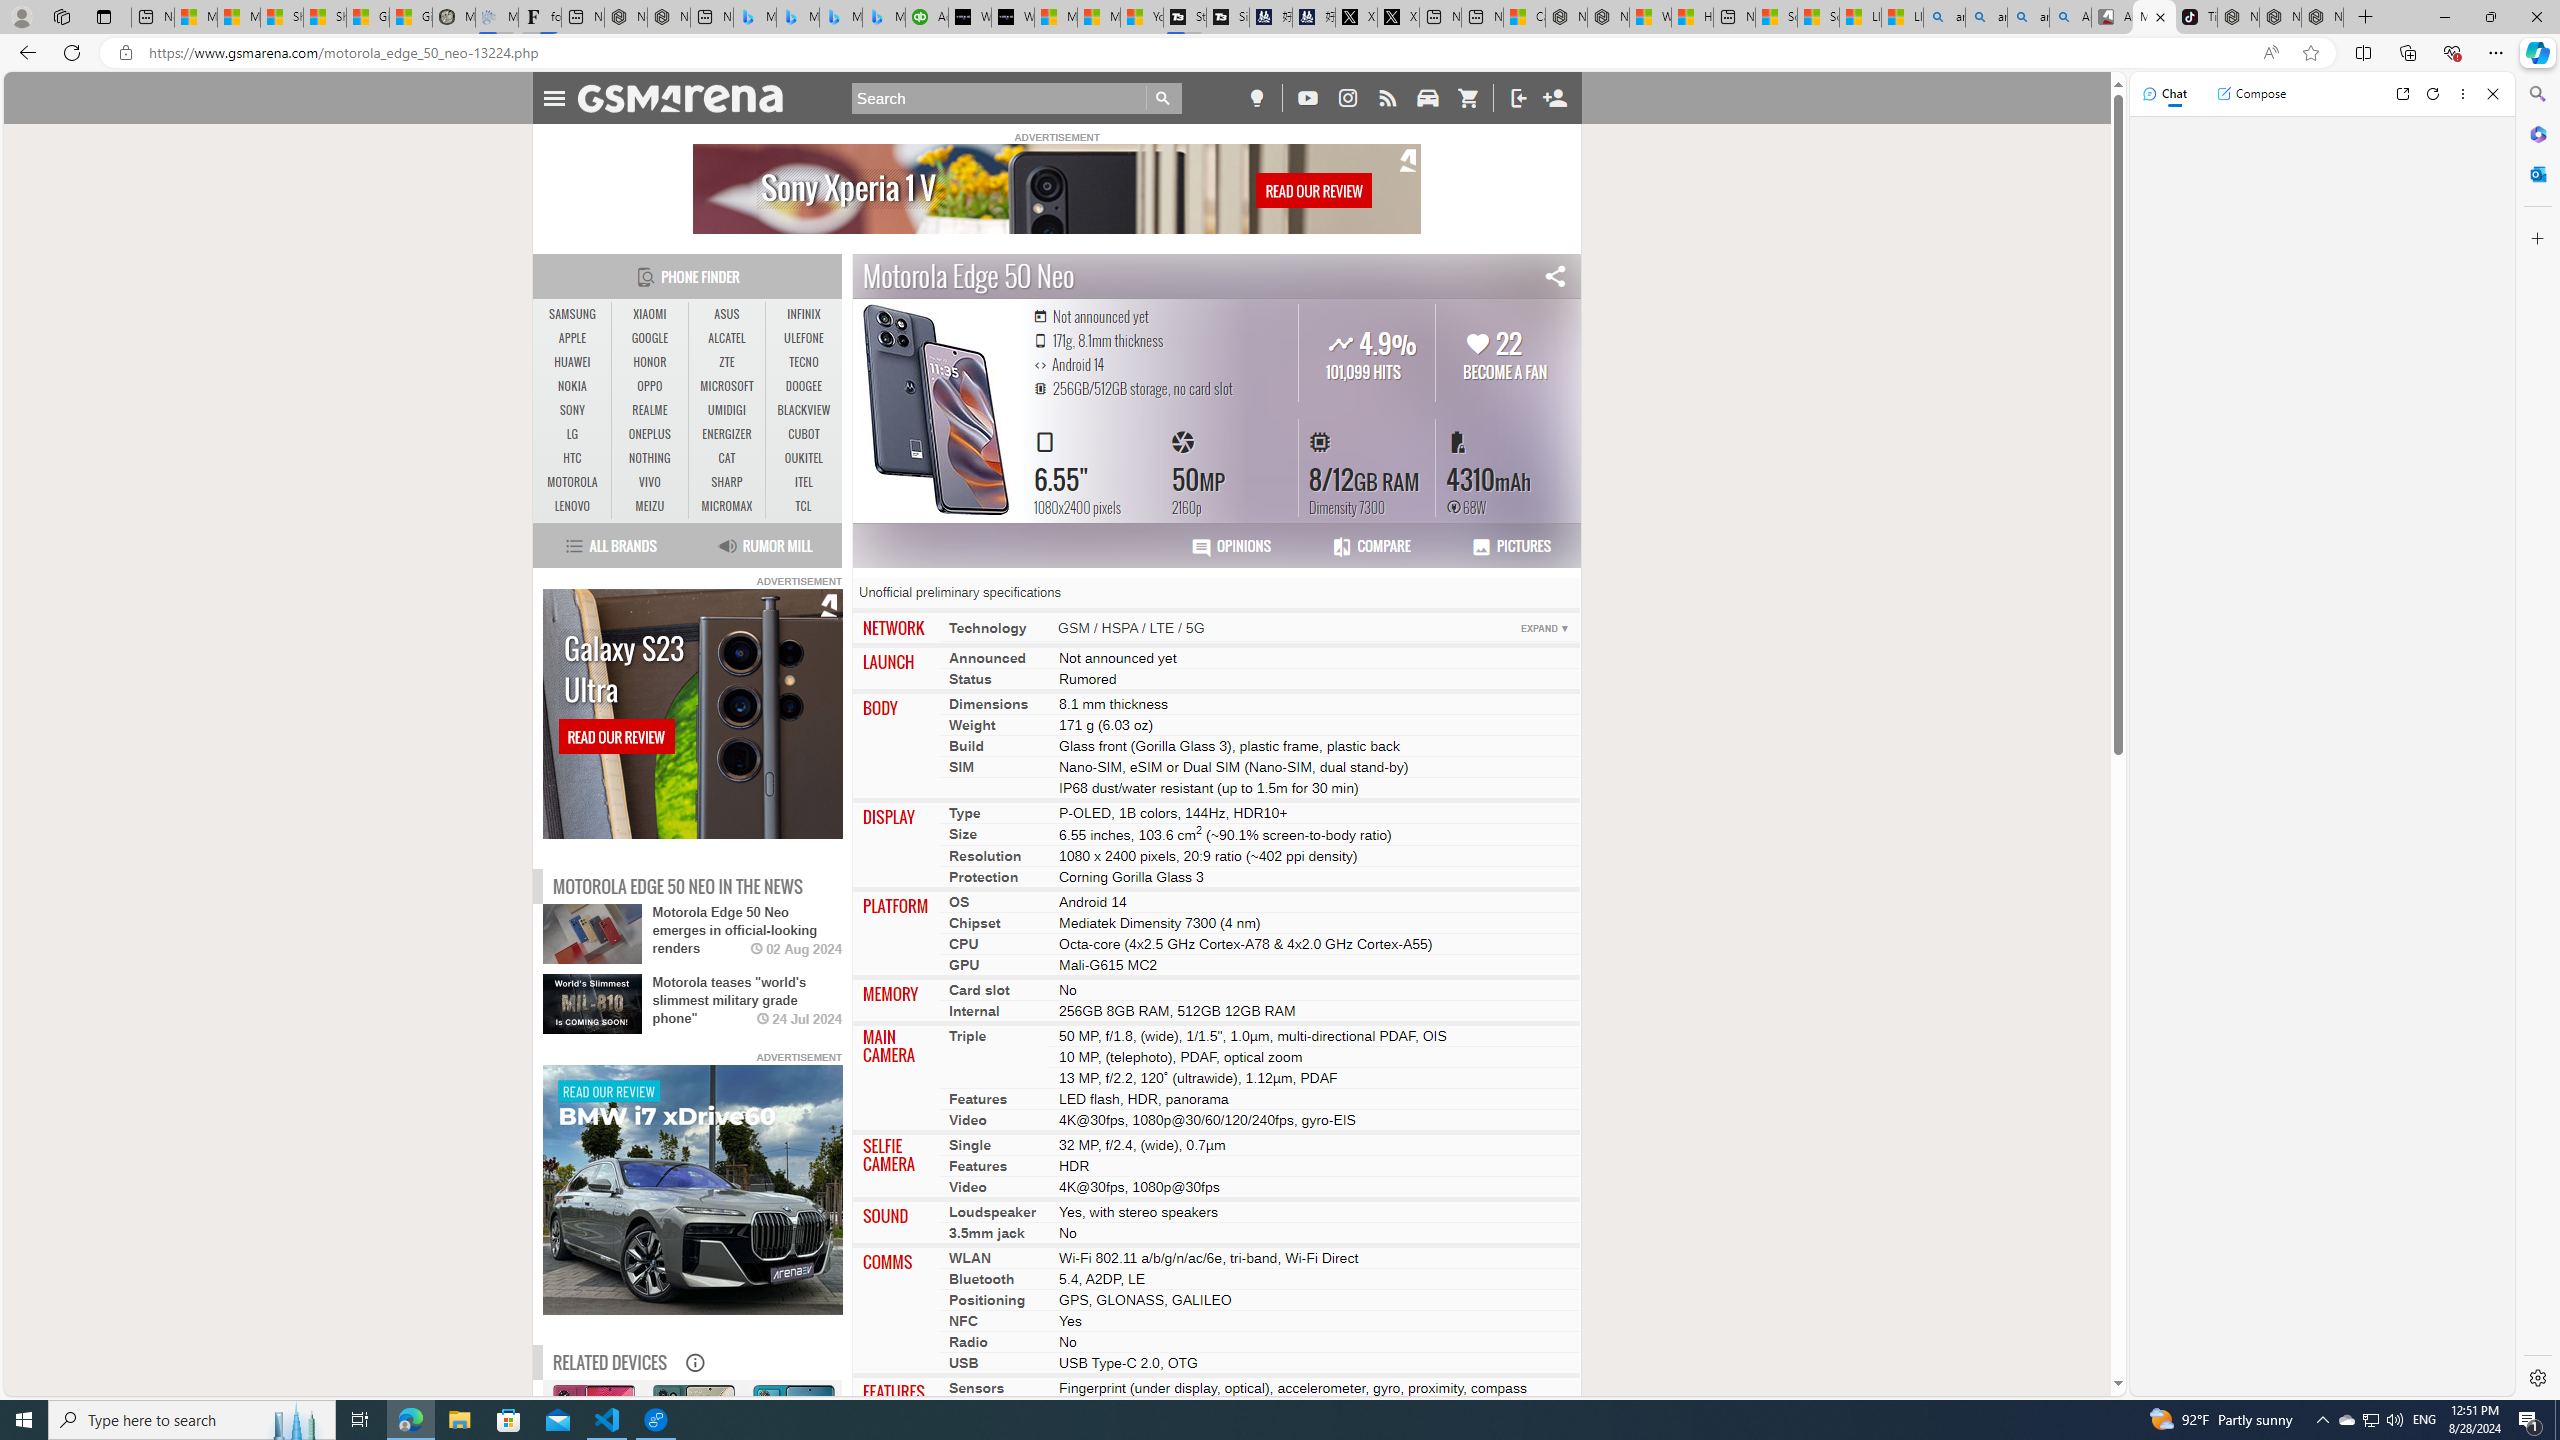  What do you see at coordinates (2323, 16) in the screenshot?
I see `'Nordace - Siena Pro 15 Essential Set'` at bounding box center [2323, 16].